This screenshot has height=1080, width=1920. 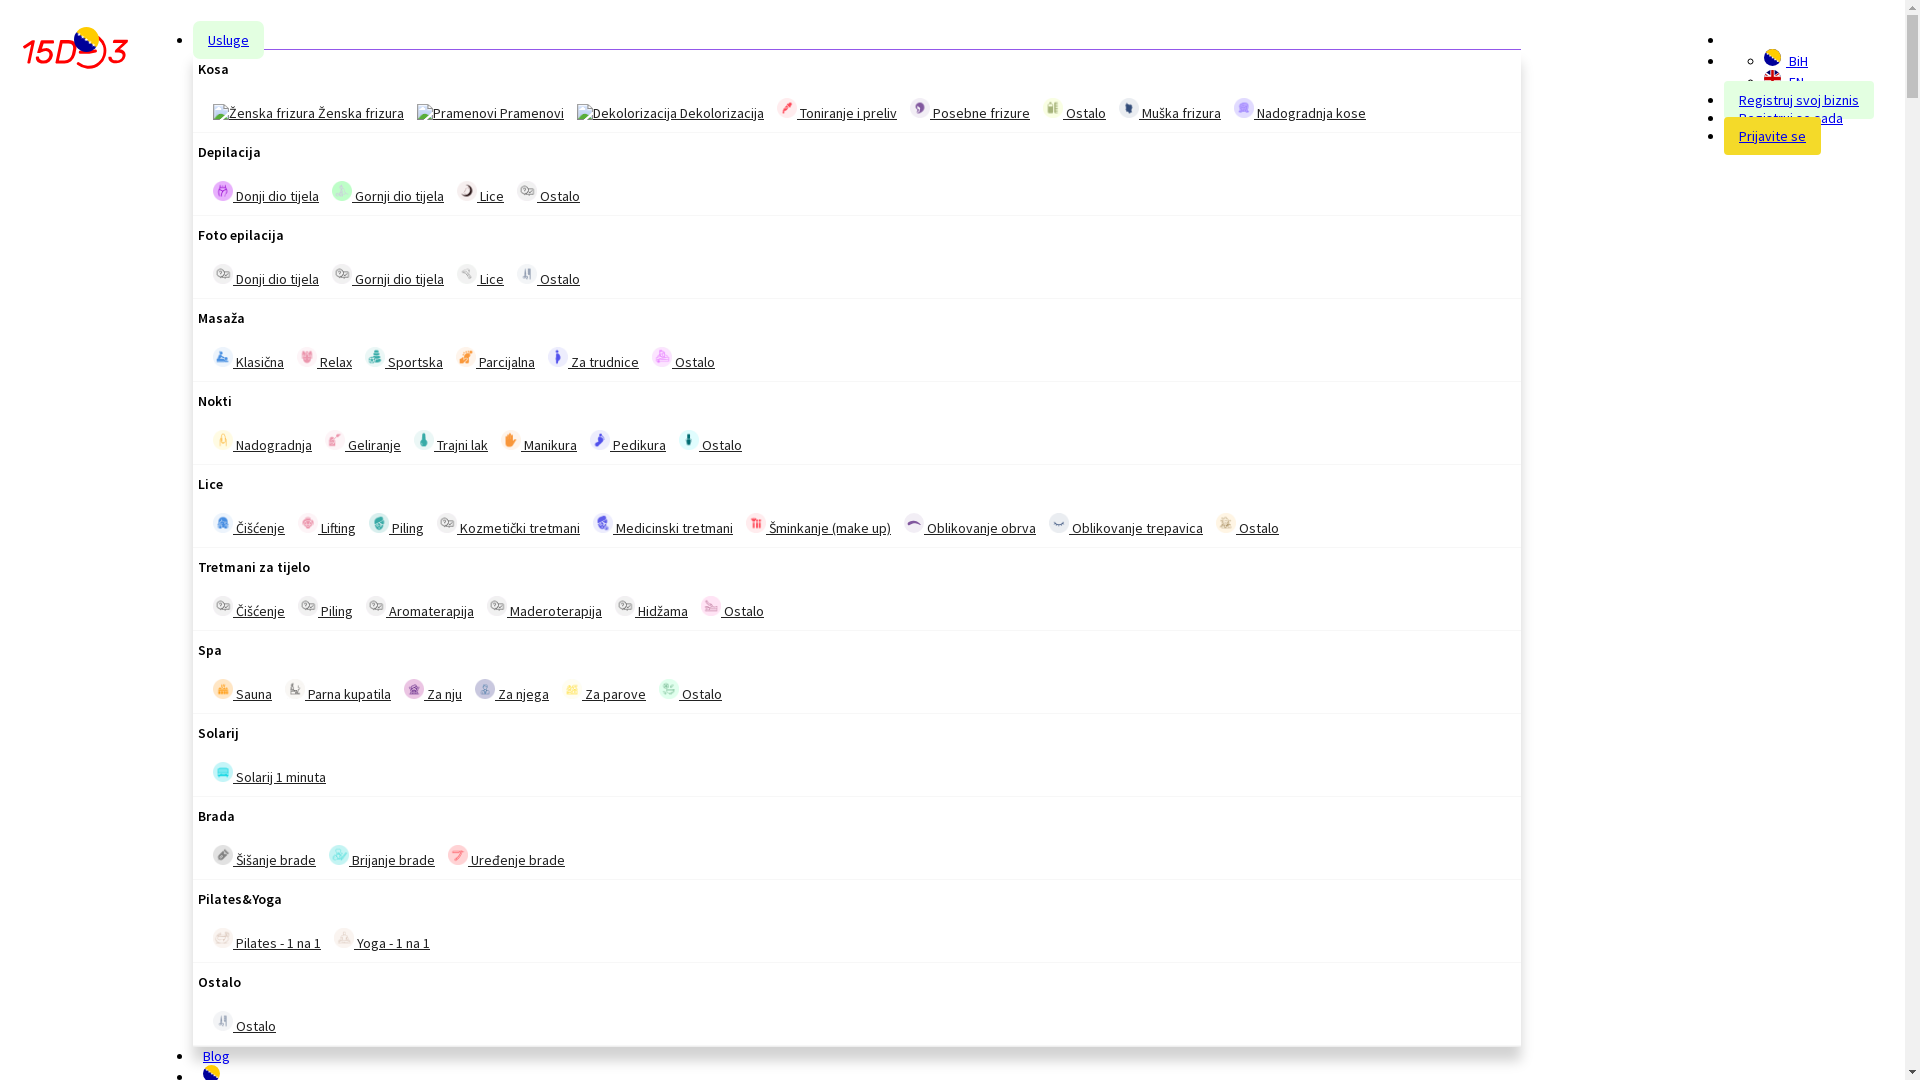 I want to click on 'Ostalo', so click(x=527, y=191).